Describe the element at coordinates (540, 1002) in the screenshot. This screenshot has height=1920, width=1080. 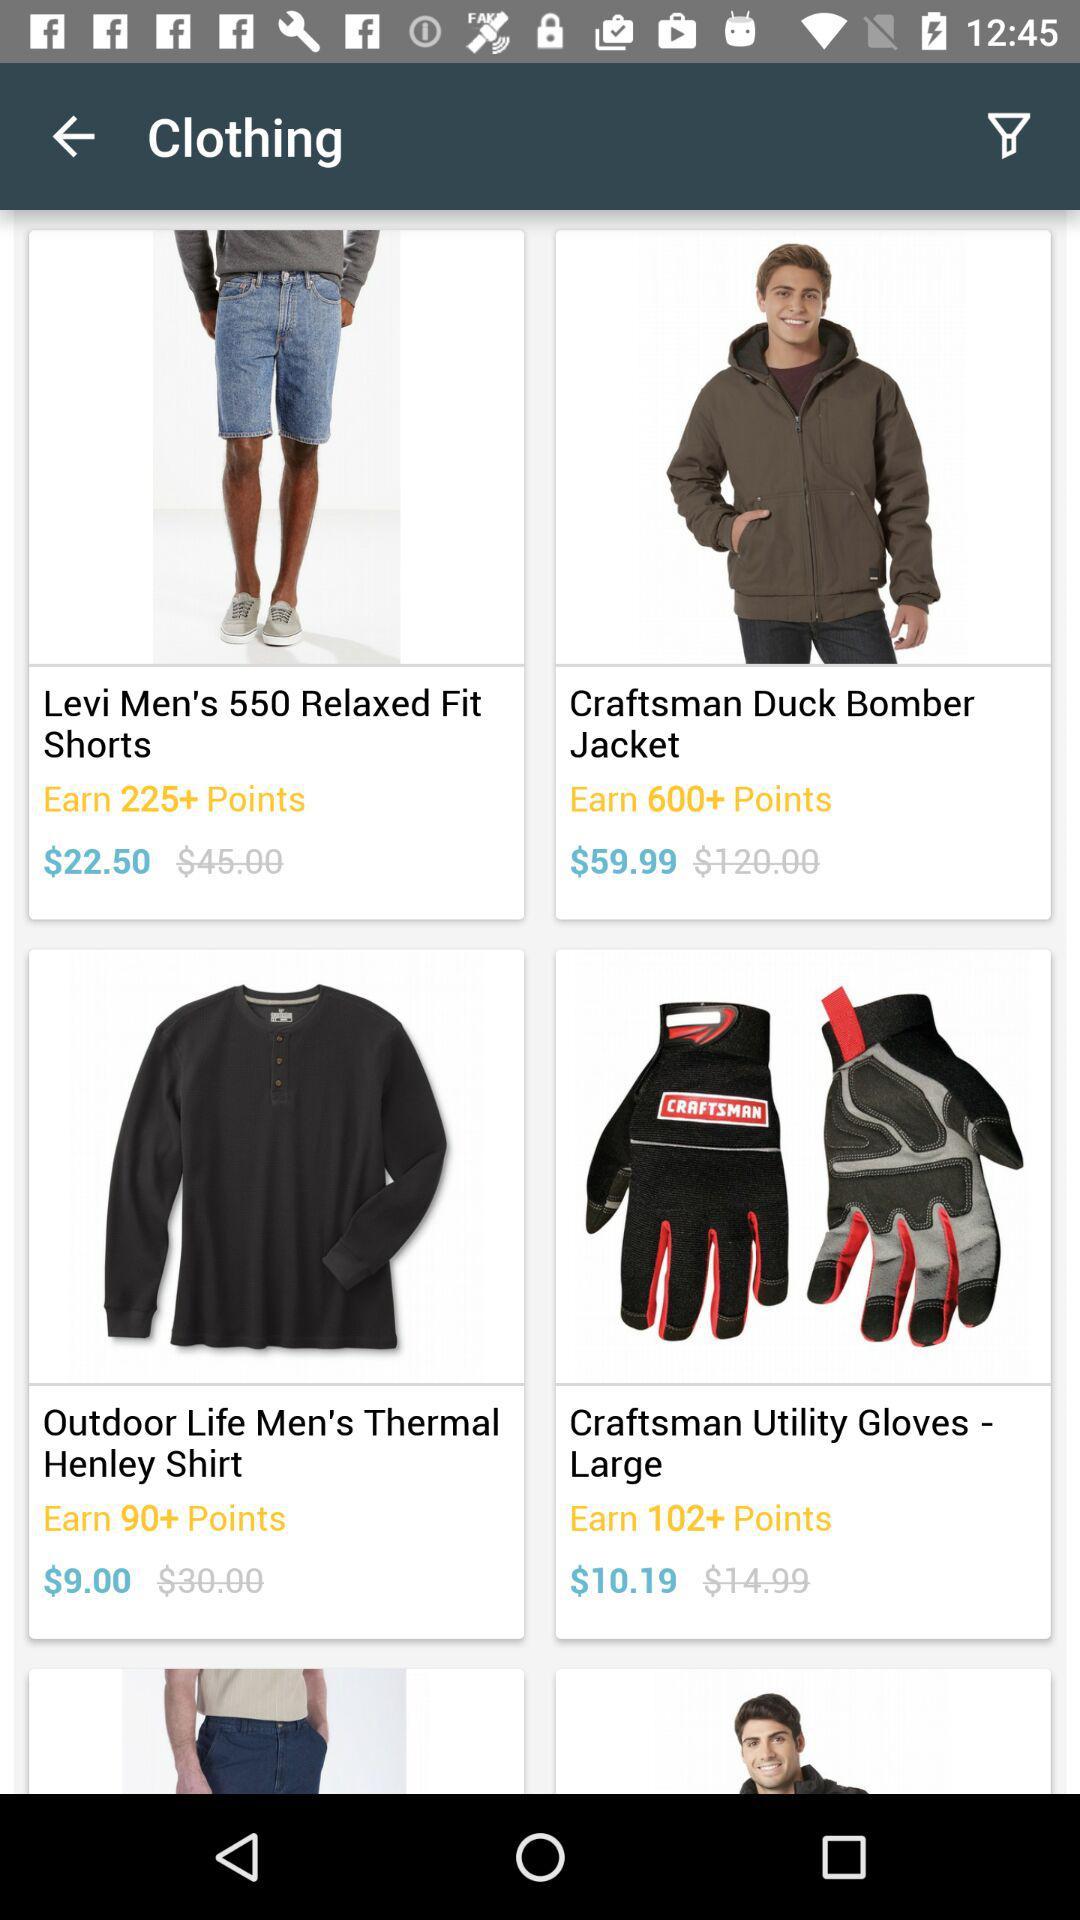
I see `products page` at that location.